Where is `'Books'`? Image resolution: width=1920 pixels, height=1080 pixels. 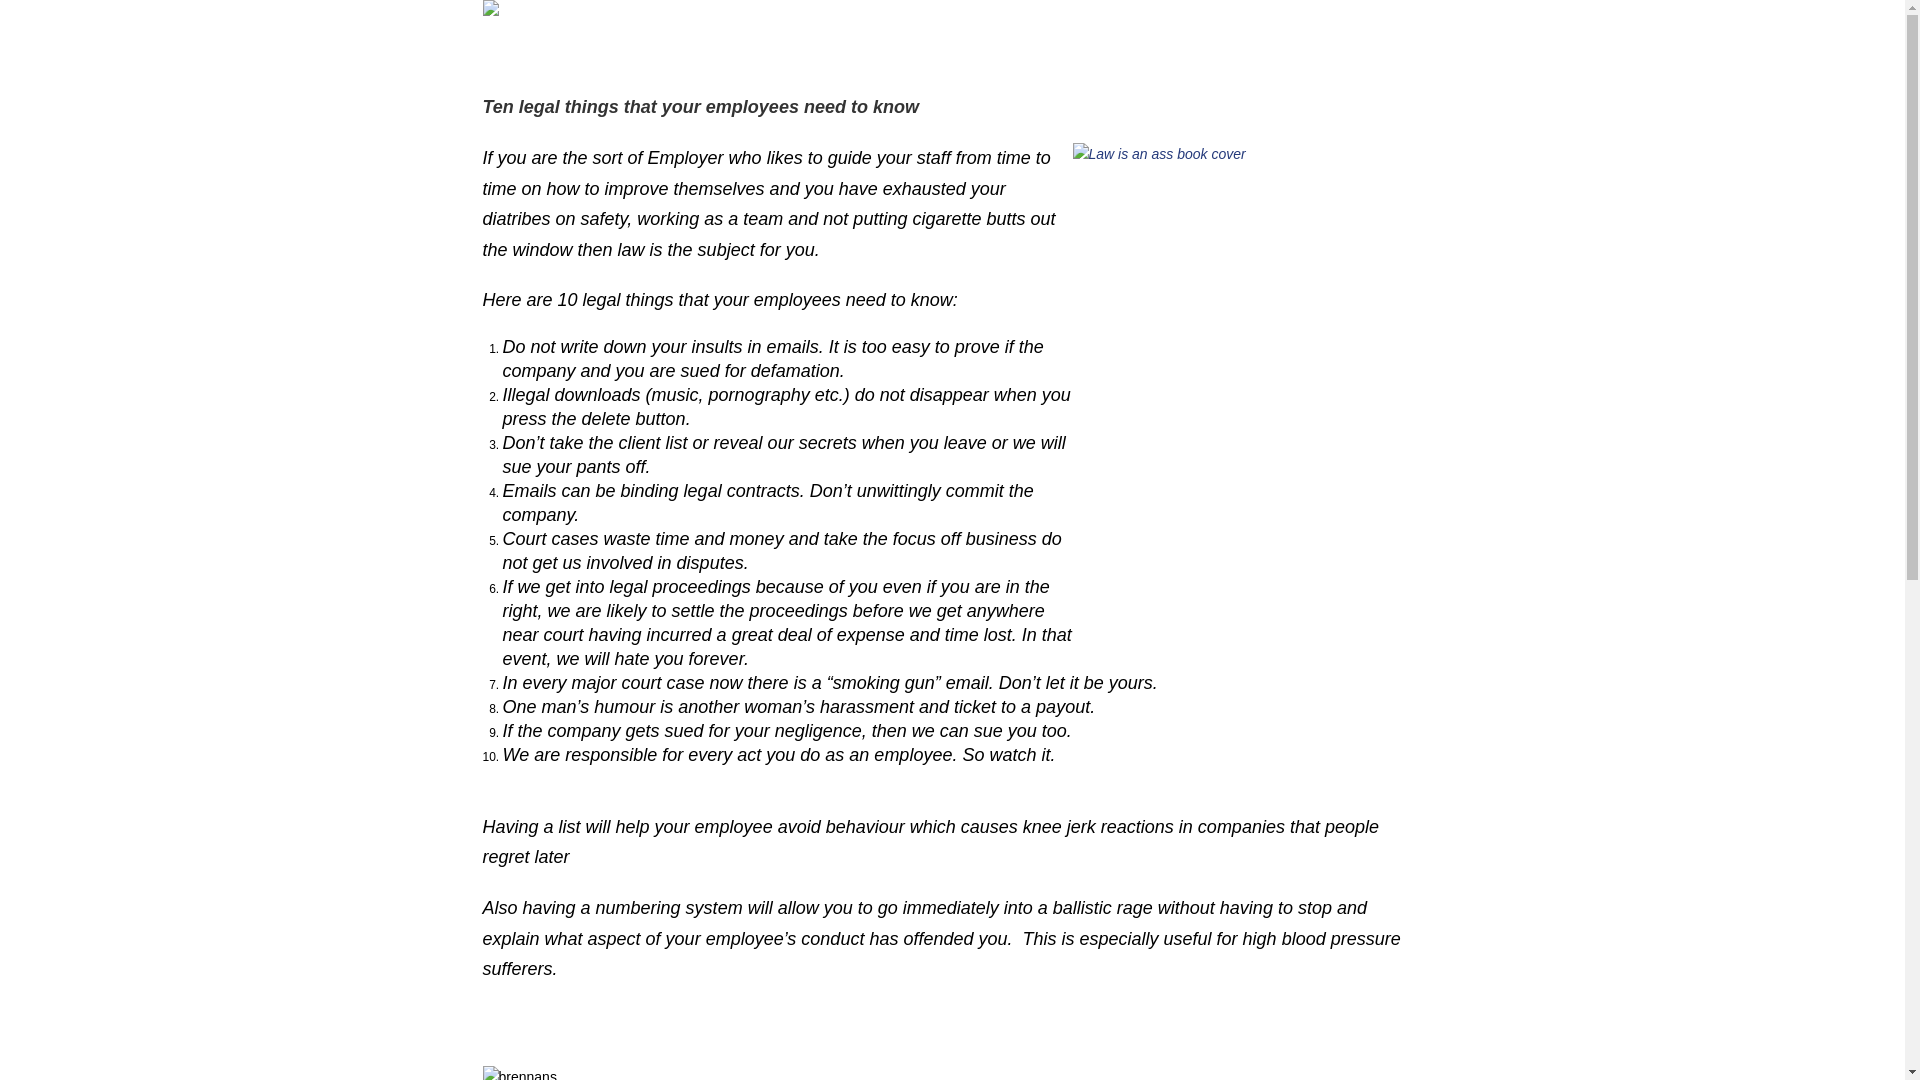
'Books' is located at coordinates (789, 42).